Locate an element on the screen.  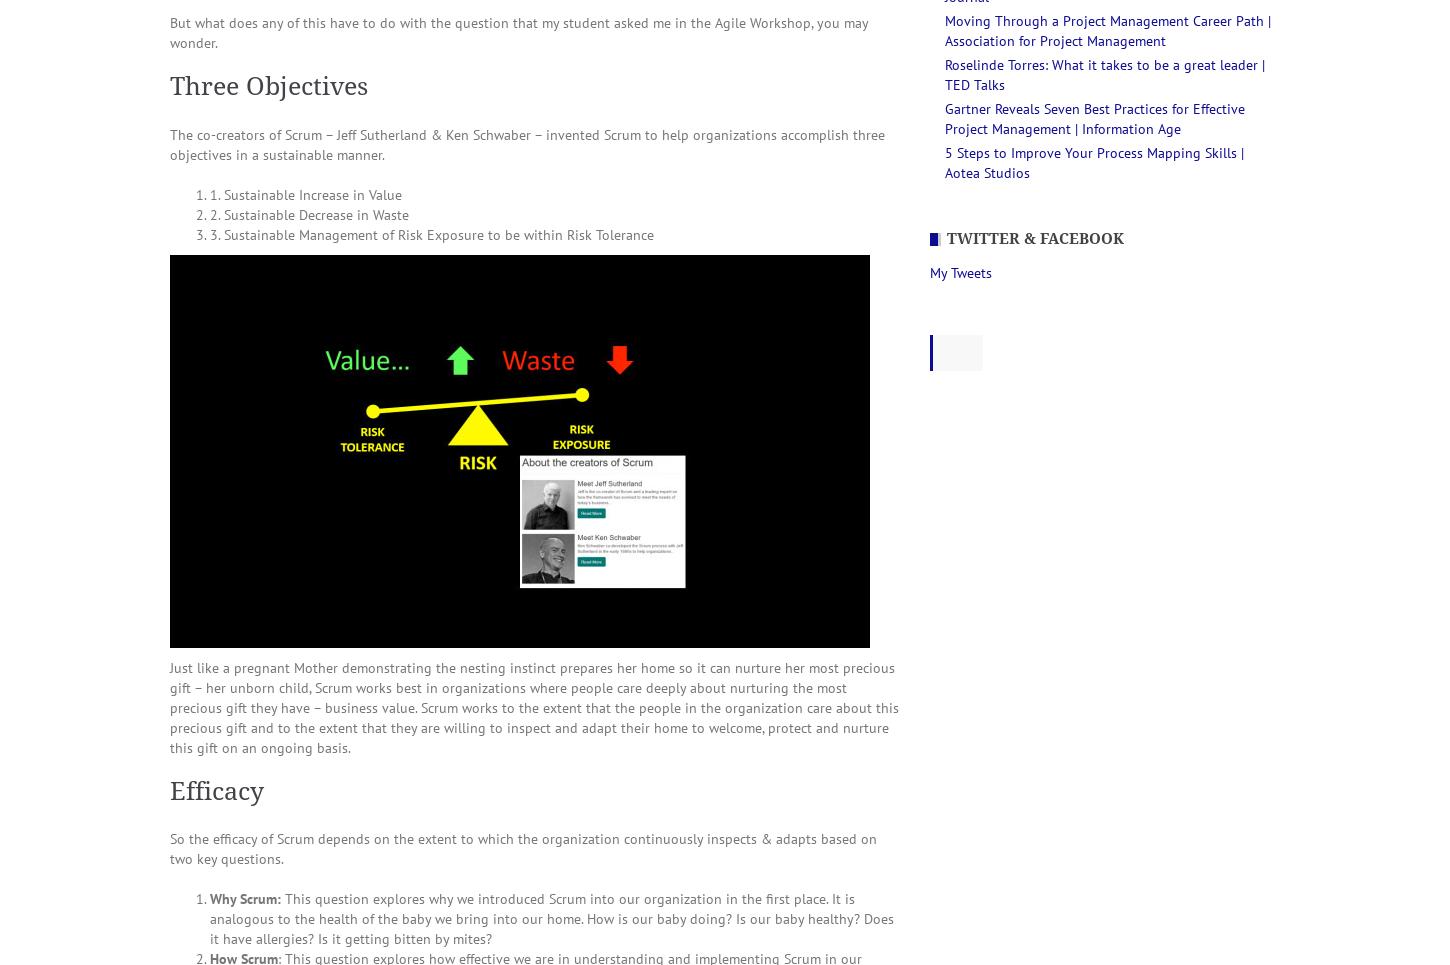
'This question explores why we introduced Scrum into our organization in the first place. It is analogous to the health of the baby we bring into our home. How is our baby doing? Is our baby healthy? Does it have allergies? Is it getting bitten by mites?' is located at coordinates (552, 917).